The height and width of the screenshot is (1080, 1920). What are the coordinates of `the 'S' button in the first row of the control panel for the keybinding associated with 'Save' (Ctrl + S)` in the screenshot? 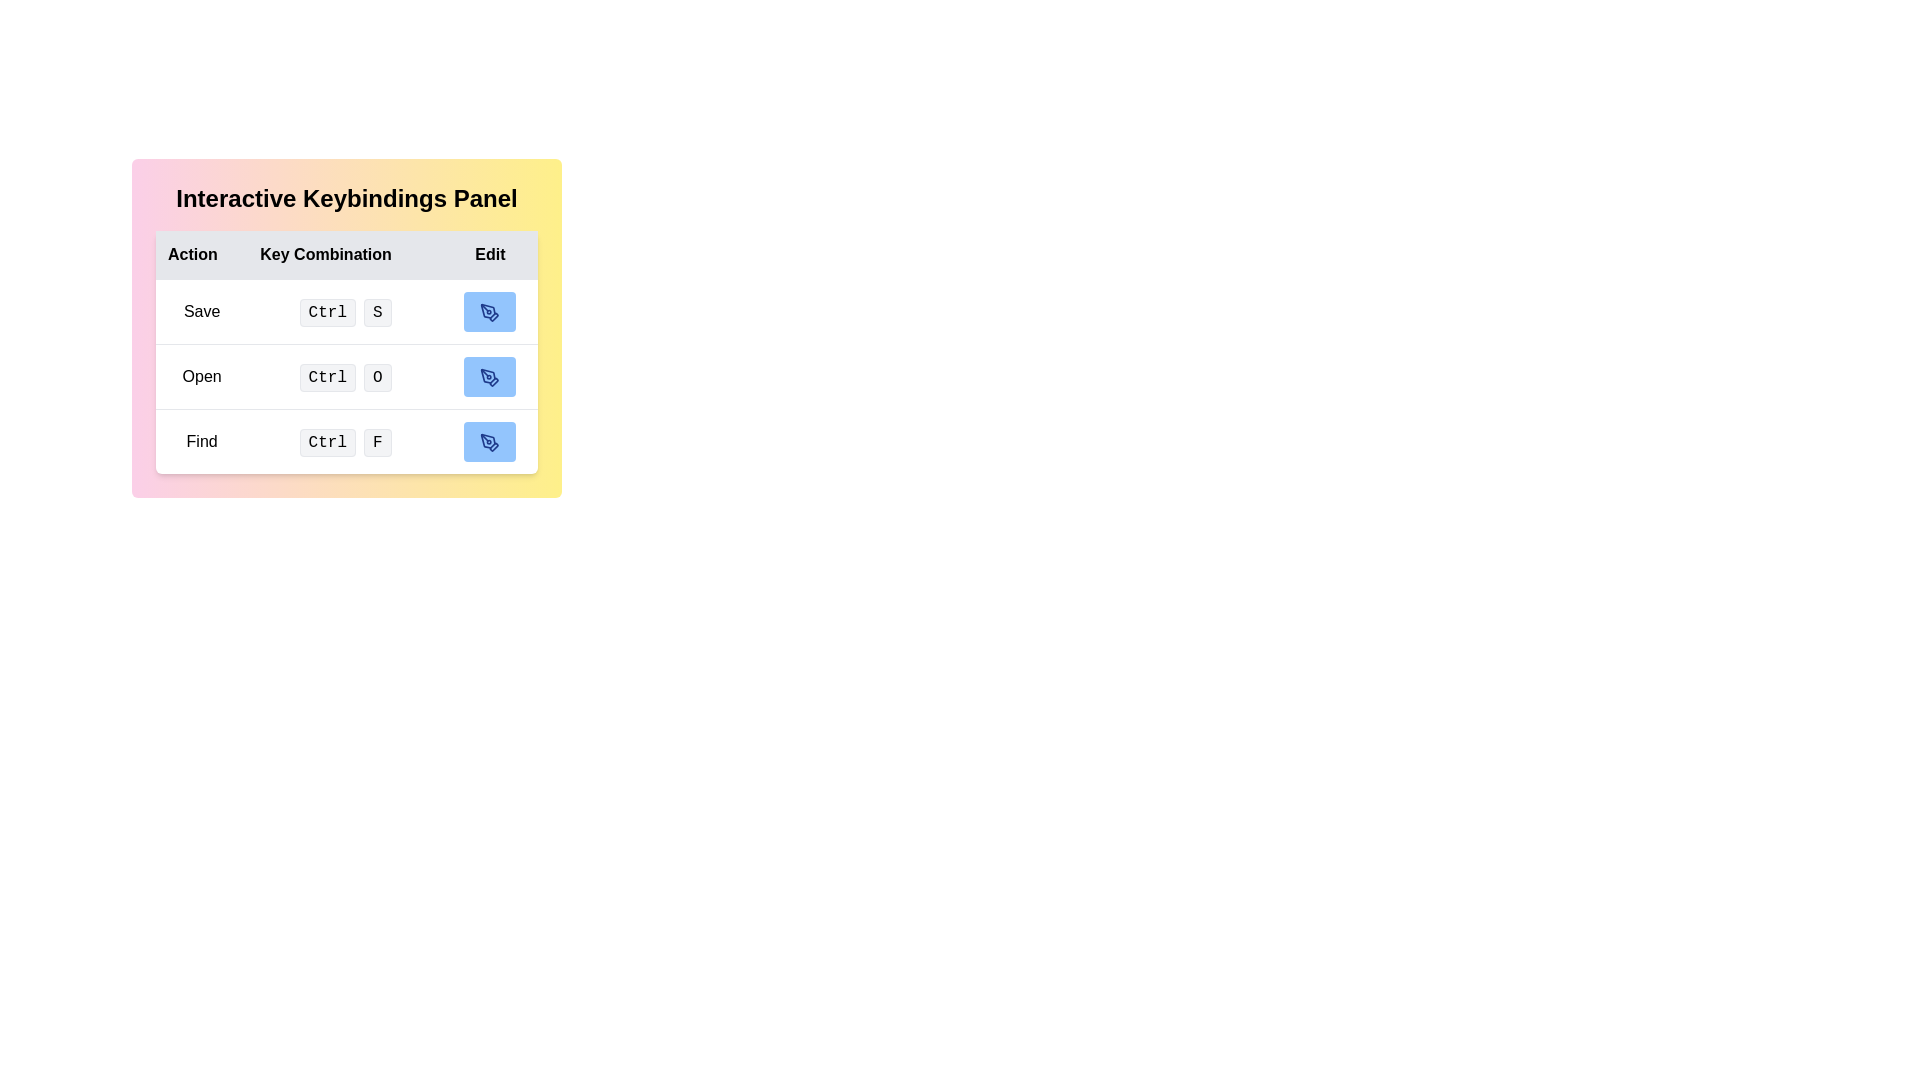 It's located at (346, 312).